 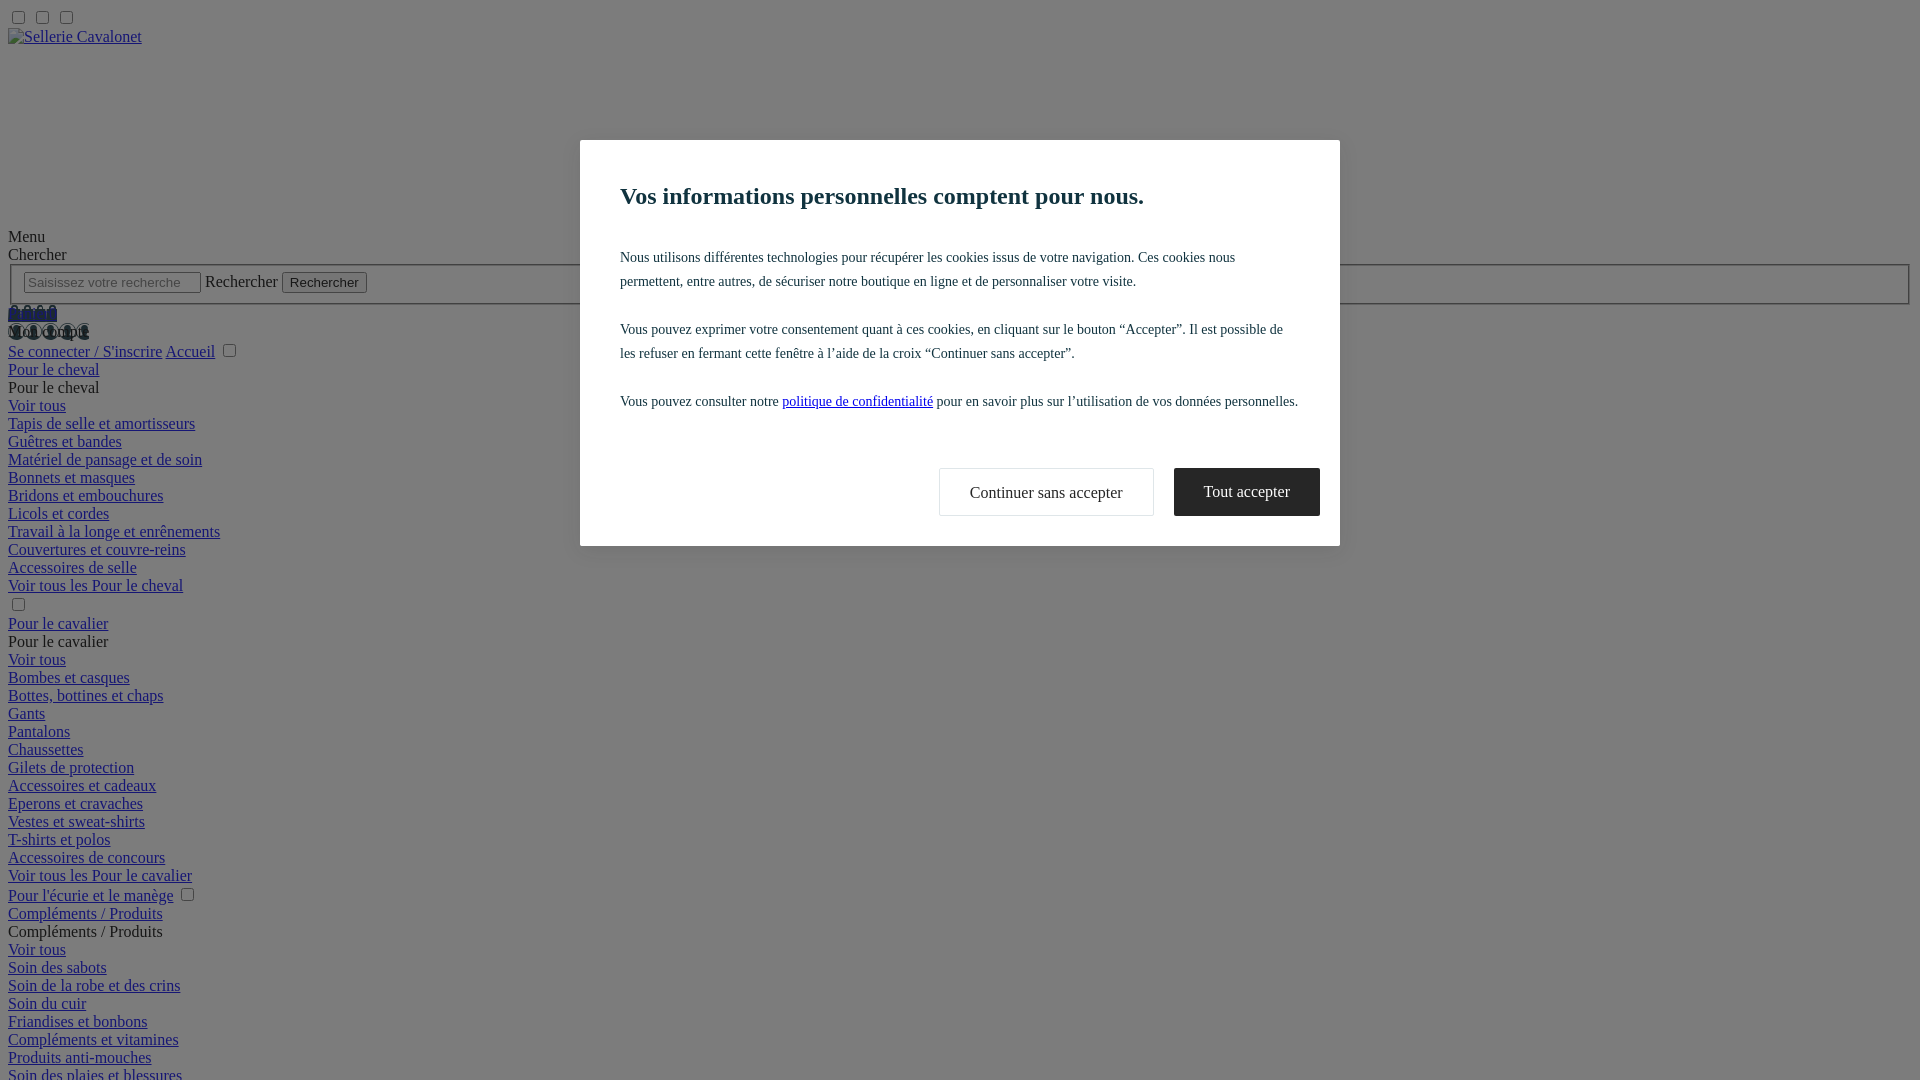 I want to click on 'Gilets de protection', so click(x=71, y=766).